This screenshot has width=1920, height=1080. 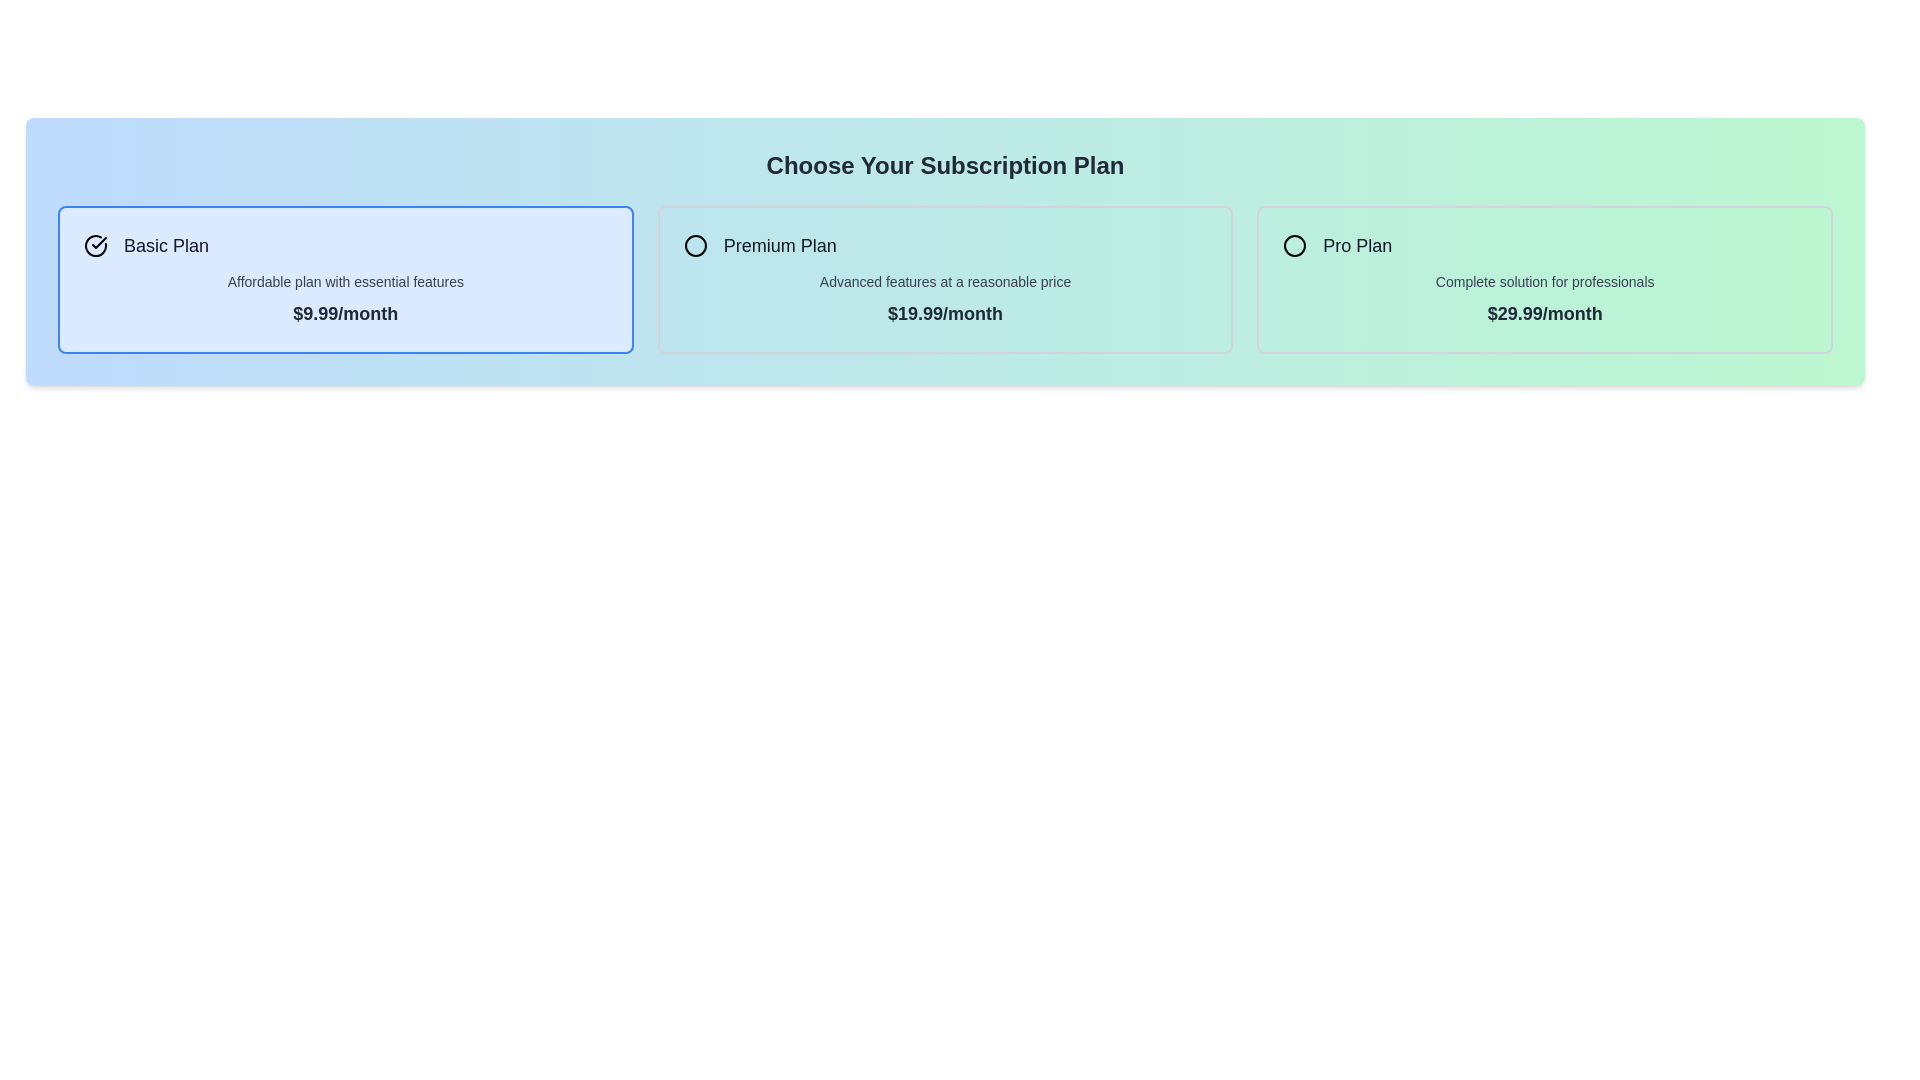 What do you see at coordinates (1295, 245) in the screenshot?
I see `the status icon located on the left side of the Pro Plan section, which precedes the text 'Pro Plan'` at bounding box center [1295, 245].